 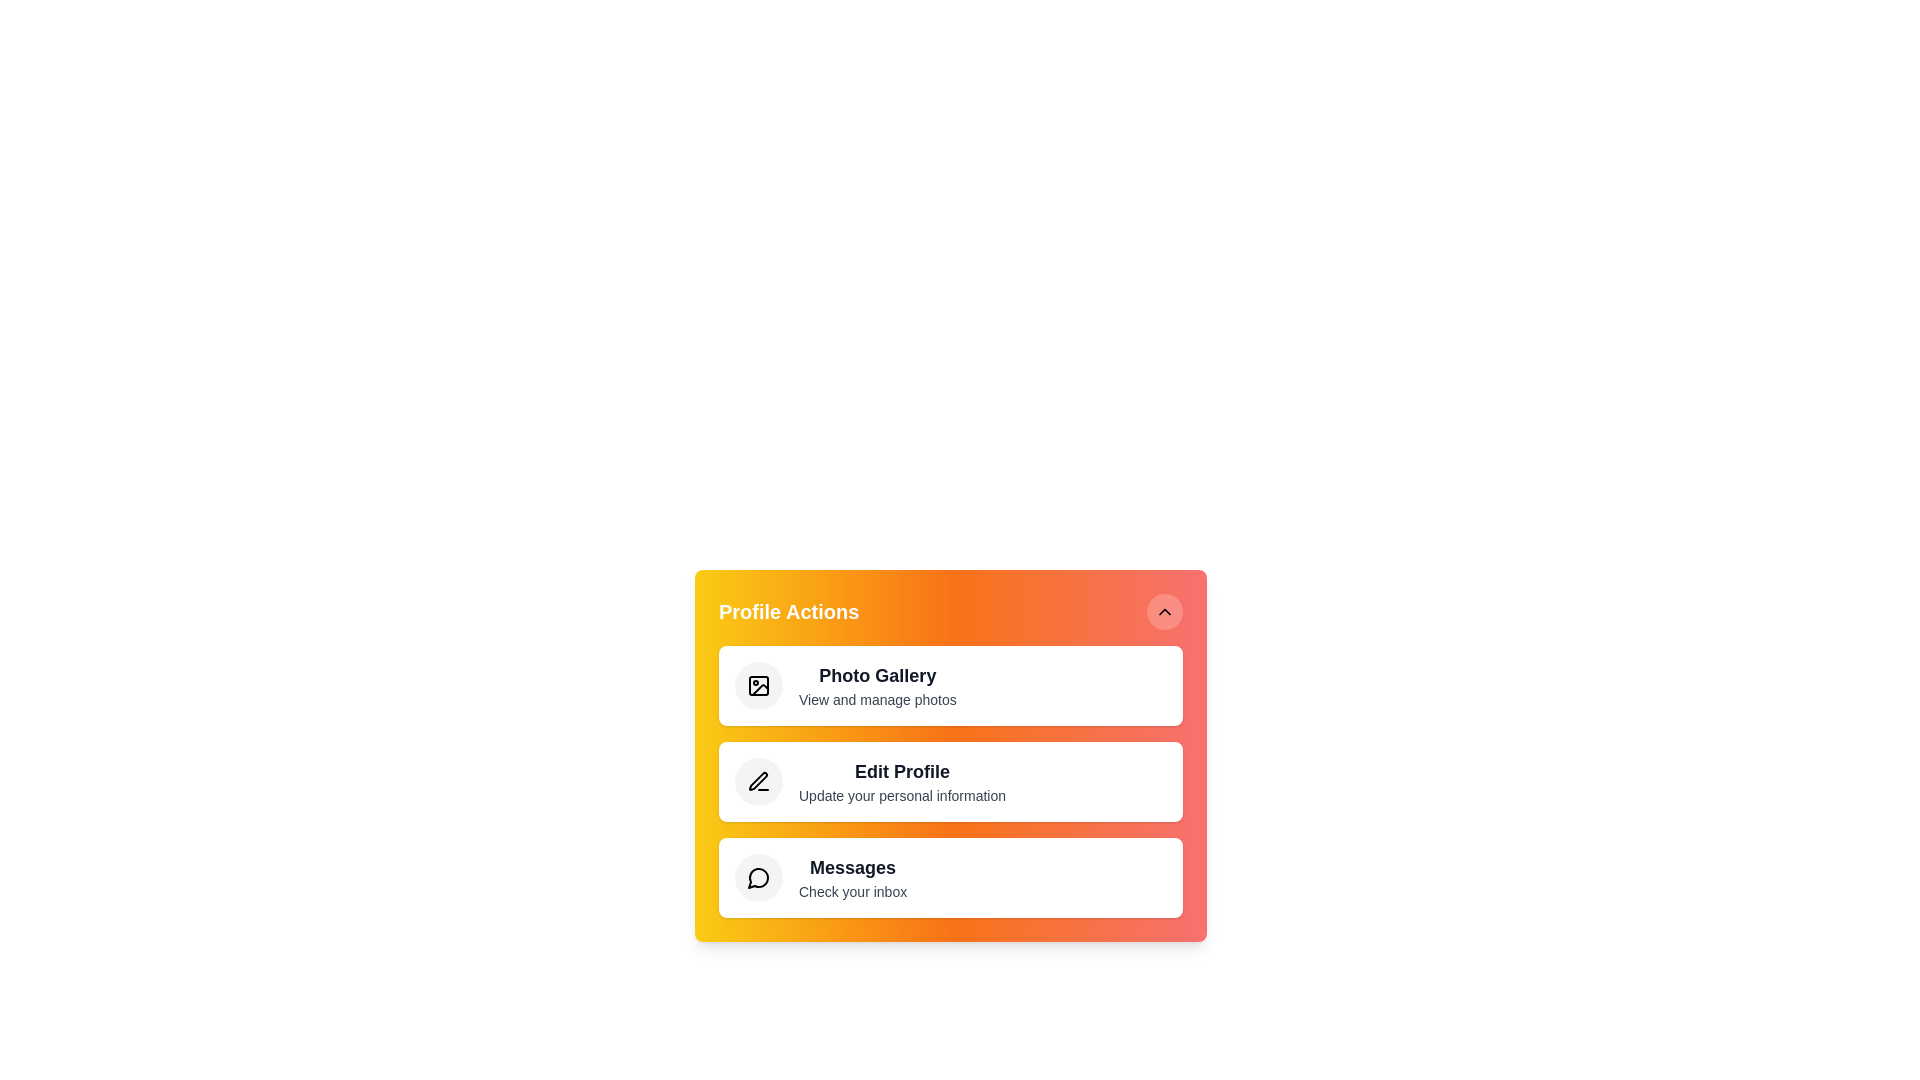 I want to click on the 'Photo Gallery' action in the menu, so click(x=949, y=685).